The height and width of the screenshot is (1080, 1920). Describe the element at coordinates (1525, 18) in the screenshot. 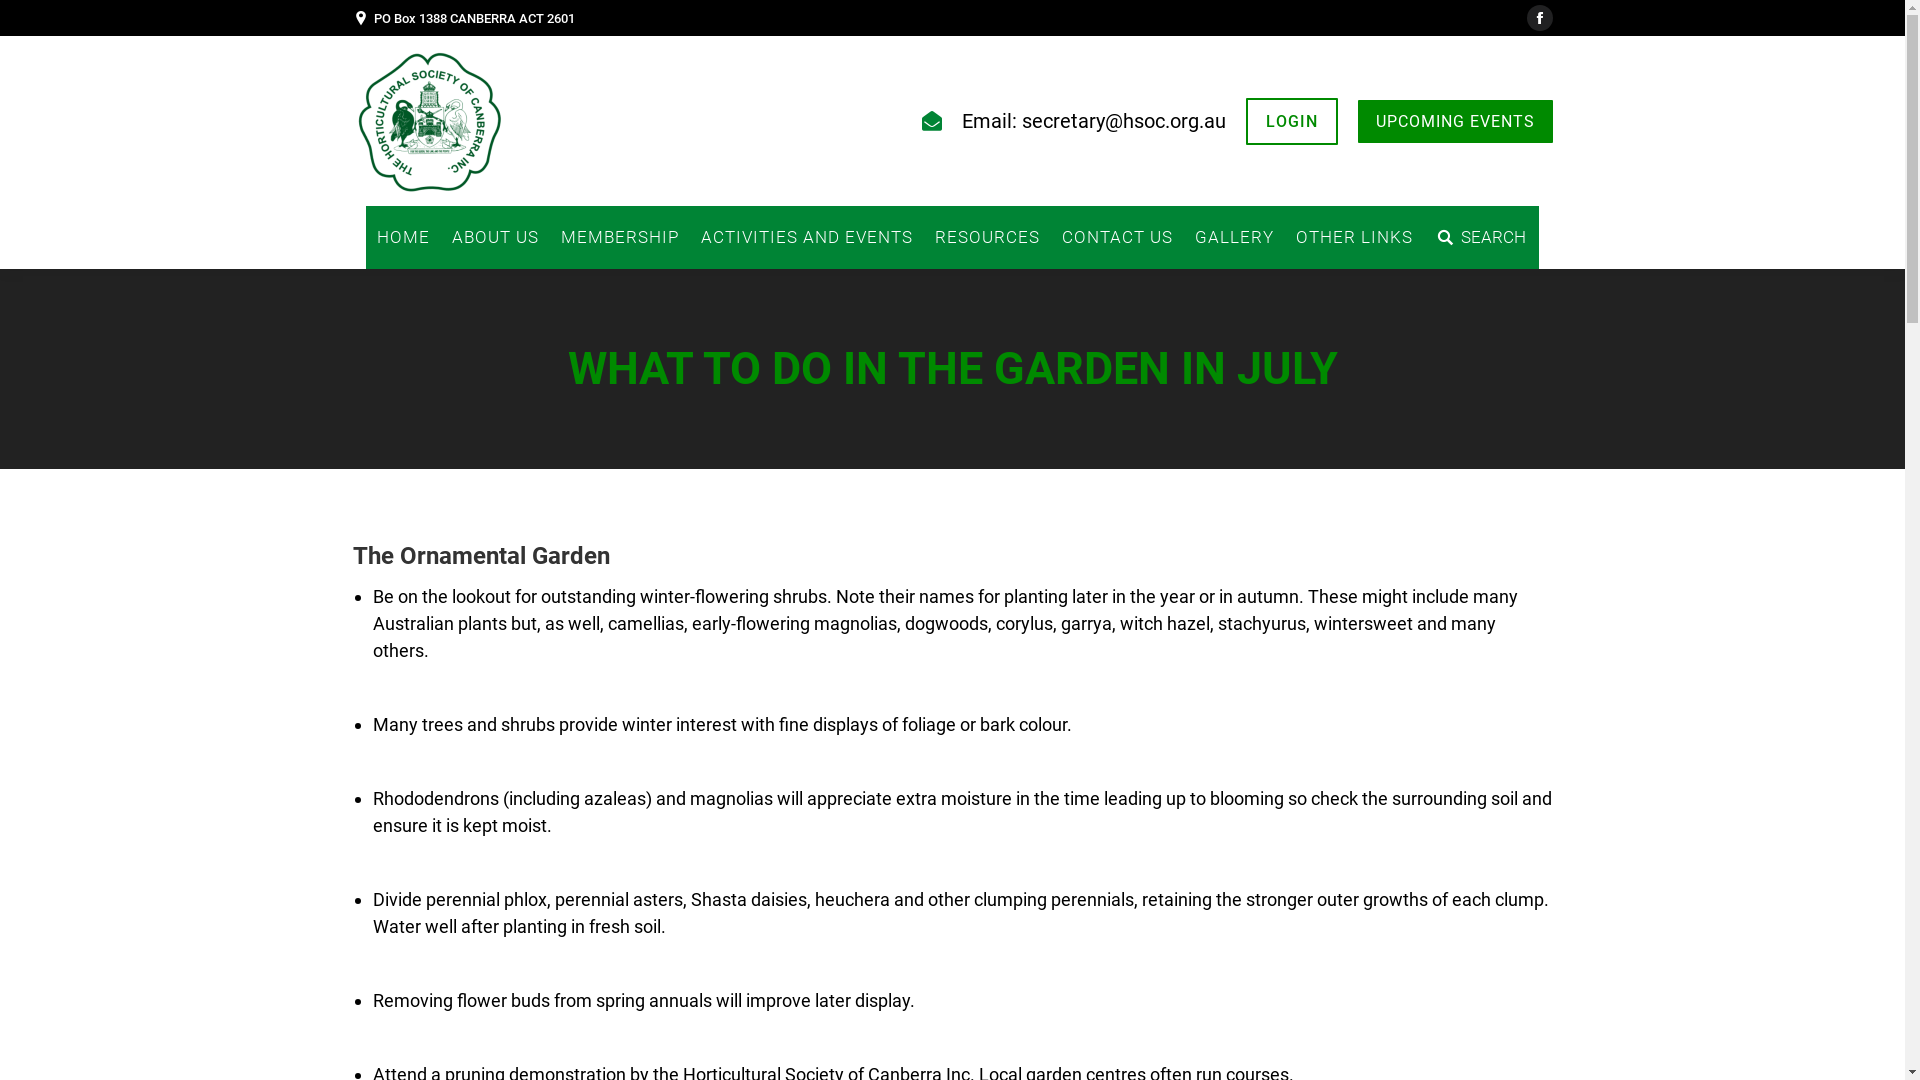

I see `'Facebook'` at that location.